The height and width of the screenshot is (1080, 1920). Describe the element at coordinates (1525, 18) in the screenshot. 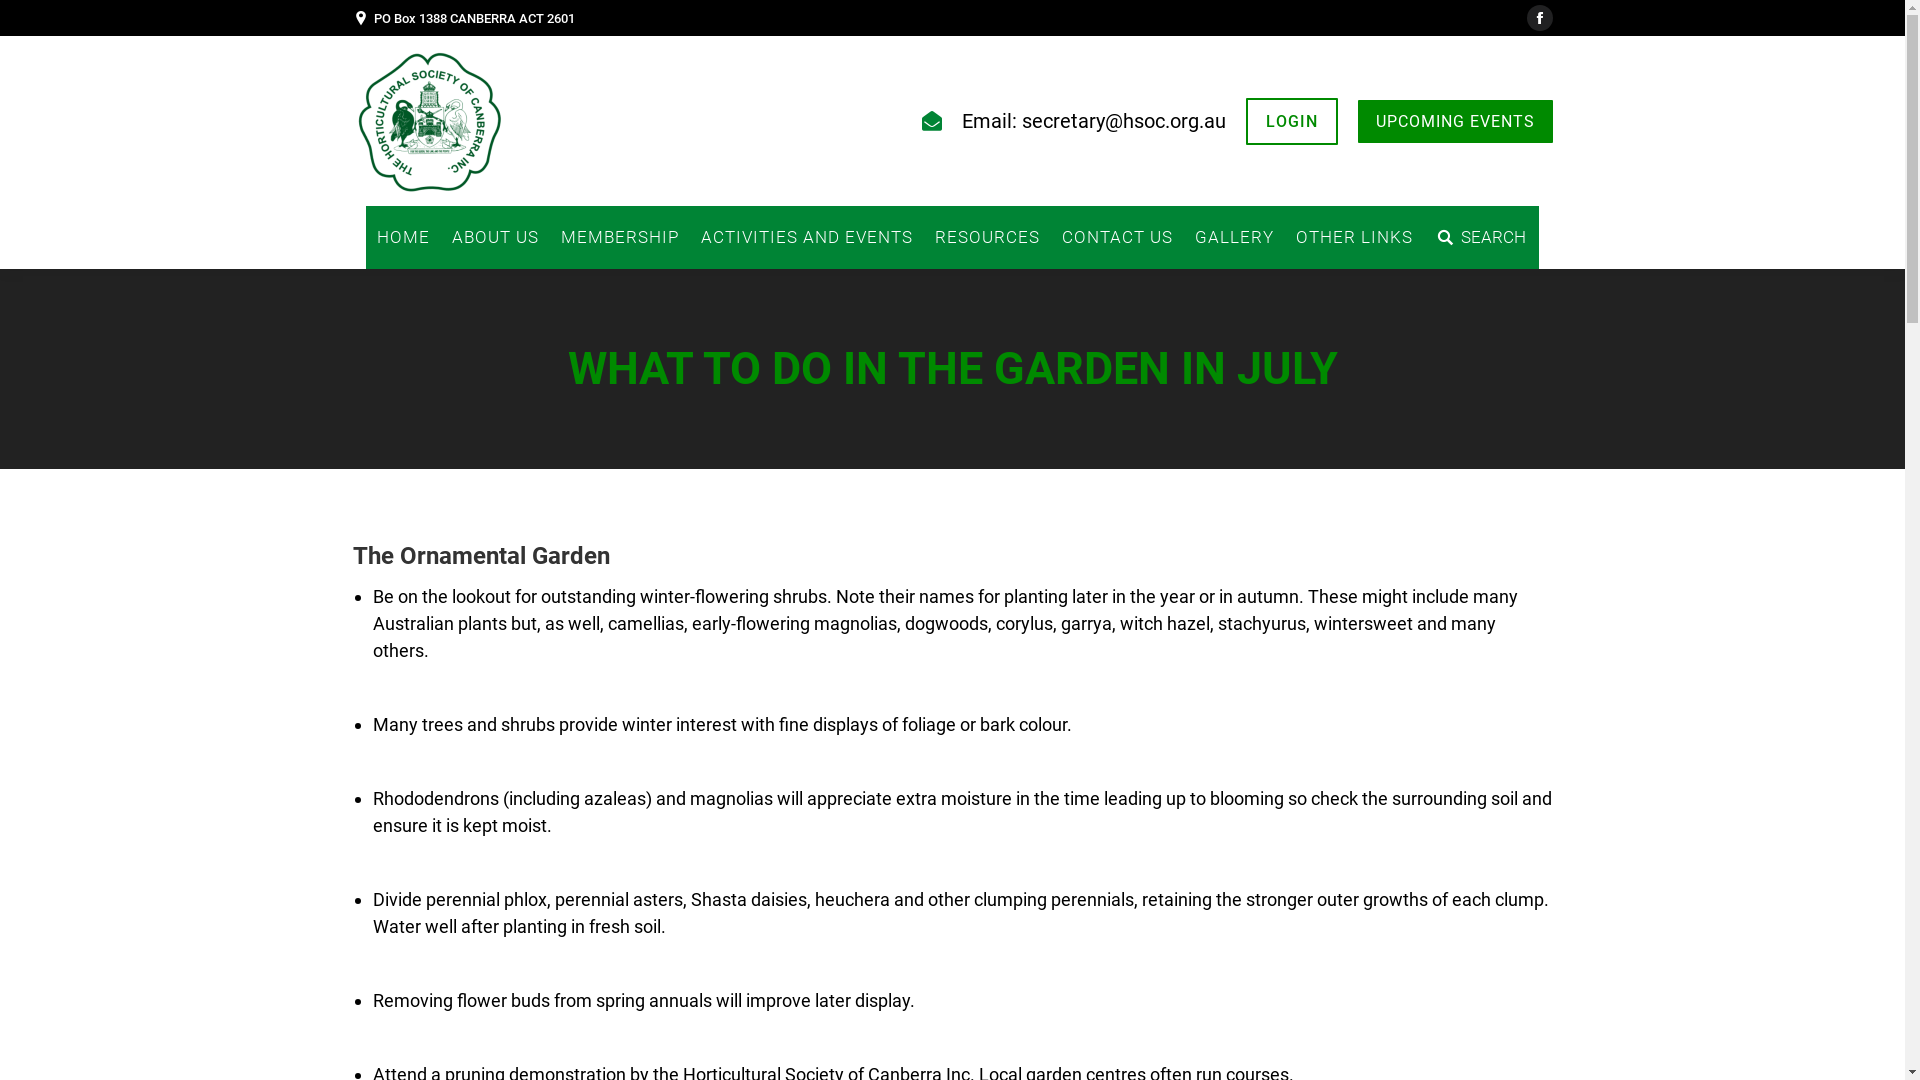

I see `'Facebook'` at that location.